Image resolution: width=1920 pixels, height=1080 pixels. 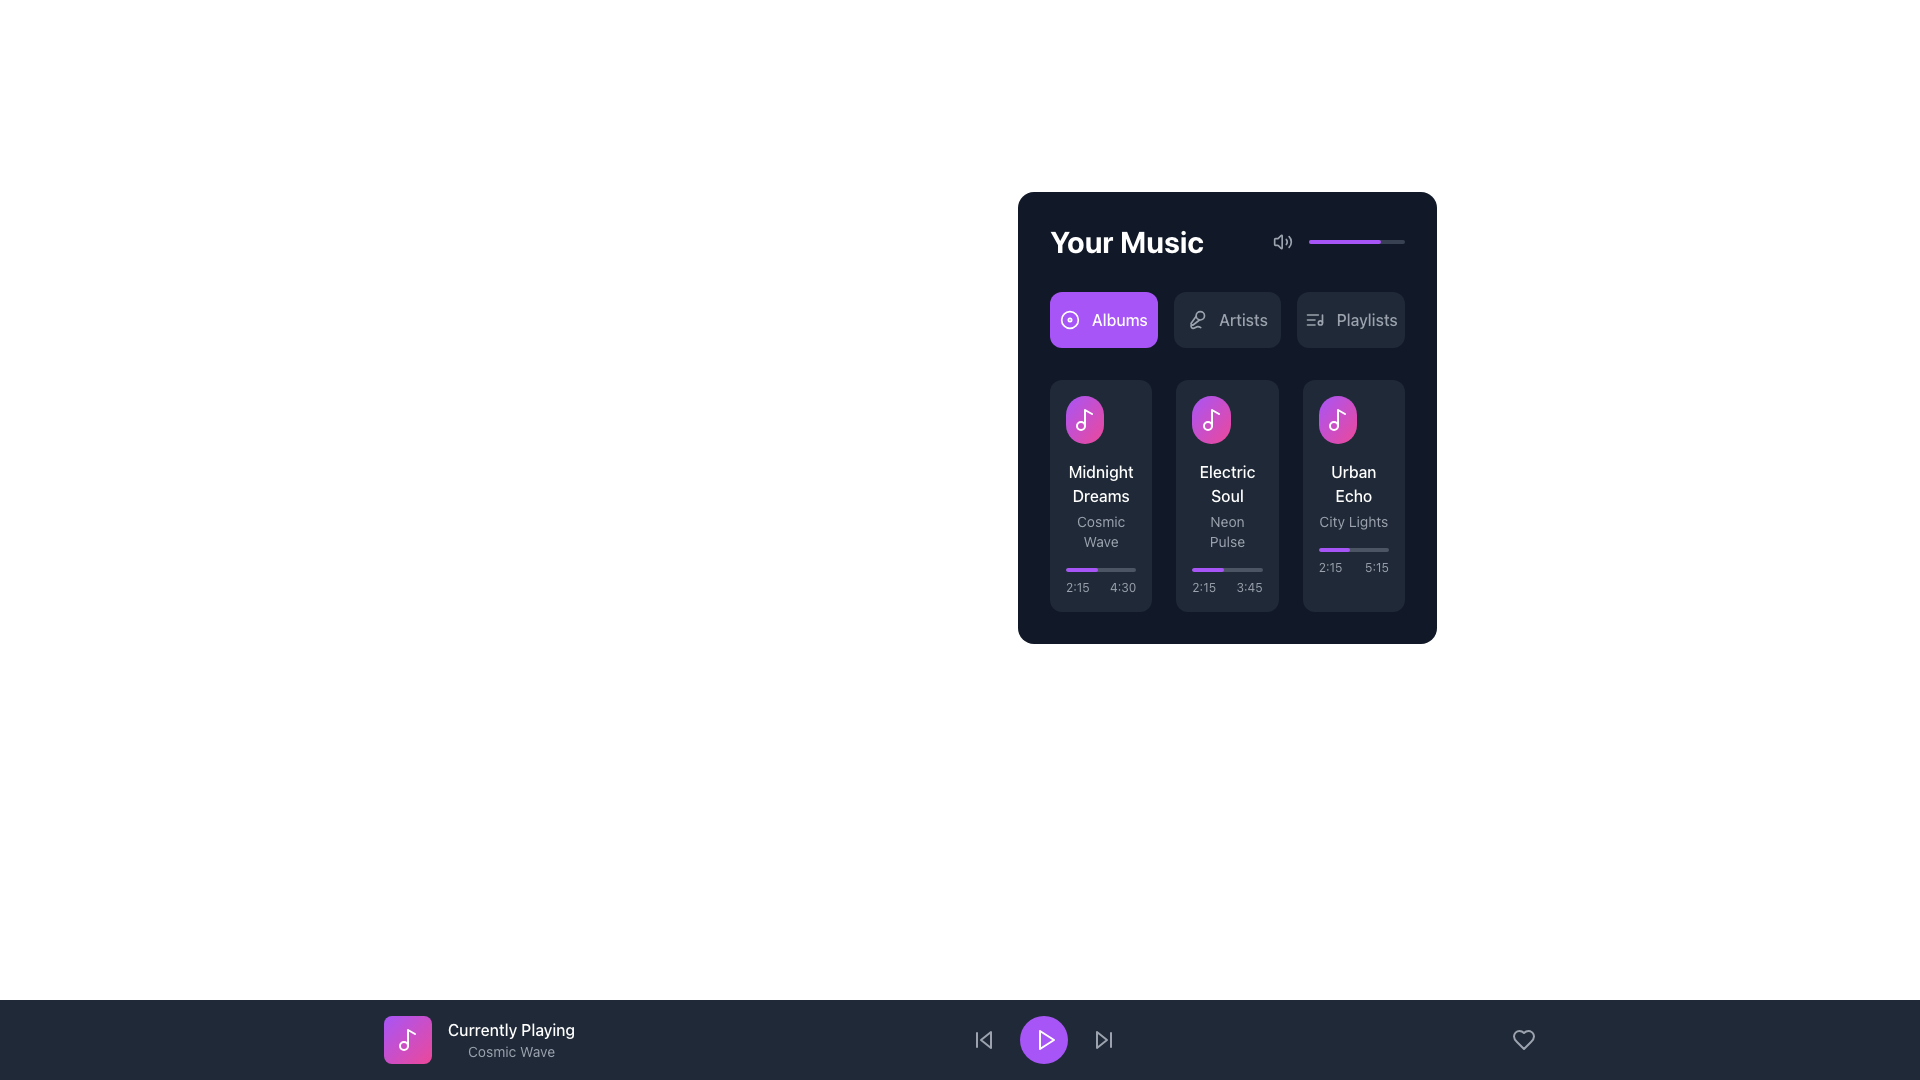 I want to click on the 'Artists' button located between the 'Albums' and 'Playlists' buttons in the top section of the music interface, so click(x=1226, y=319).